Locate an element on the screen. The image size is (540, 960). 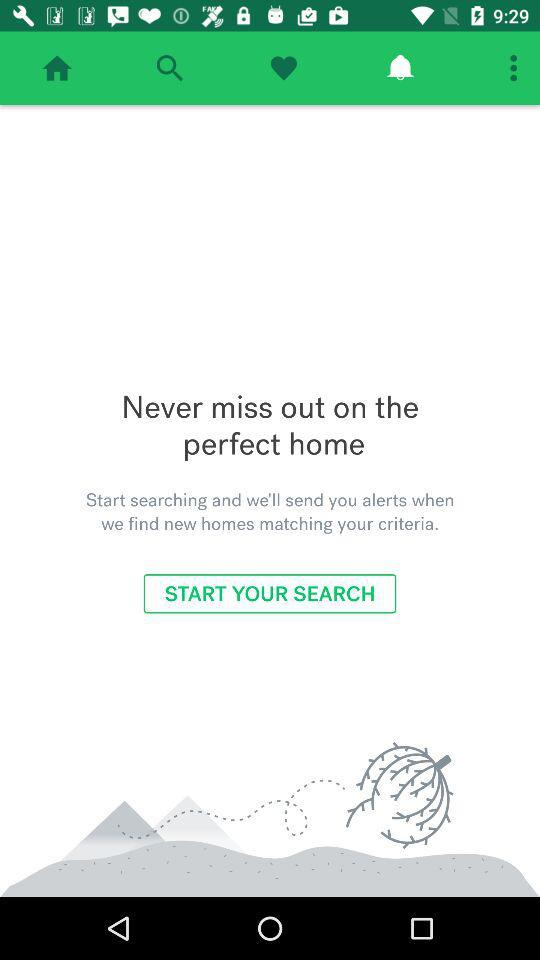
search the application for keywords is located at coordinates (168, 68).